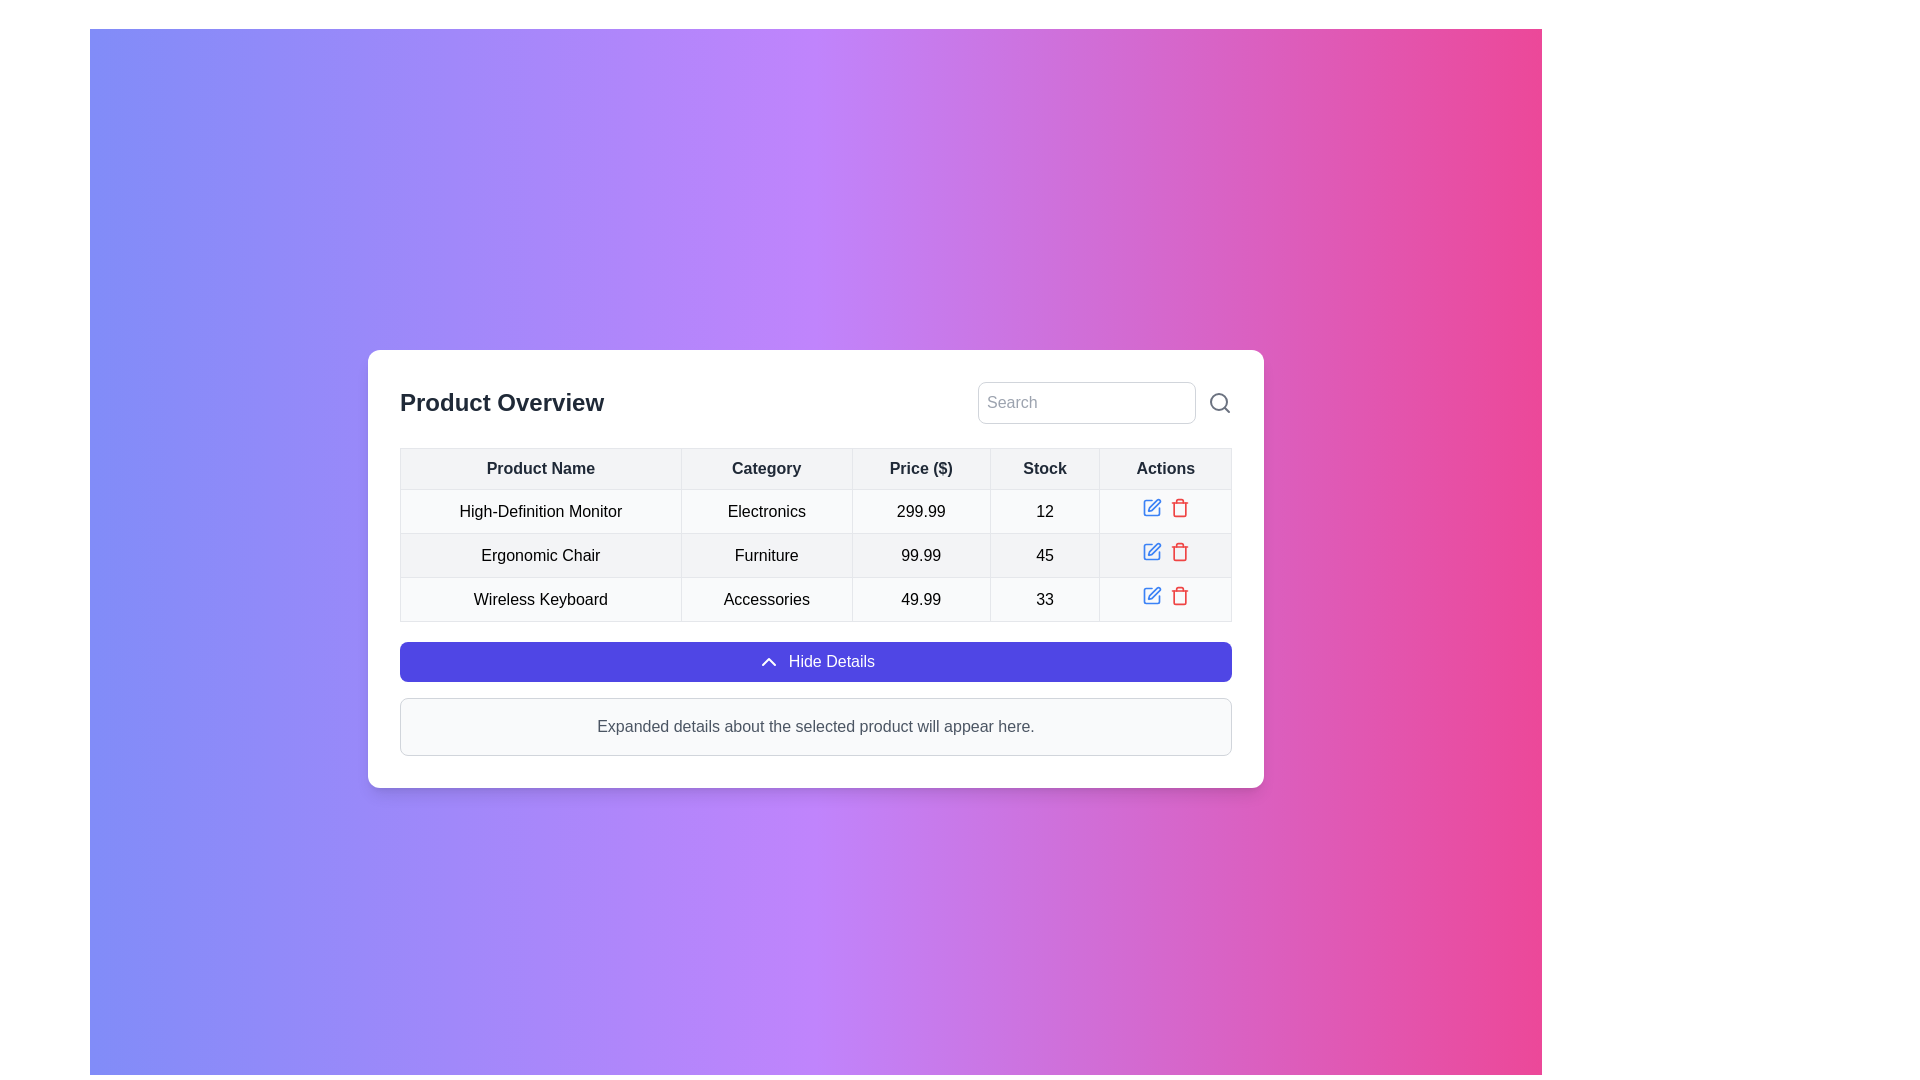 The height and width of the screenshot is (1080, 1920). I want to click on the Table header cell for the 'Actions' column, which is the fifth and last item in the header row, located at the far right, so click(1165, 469).